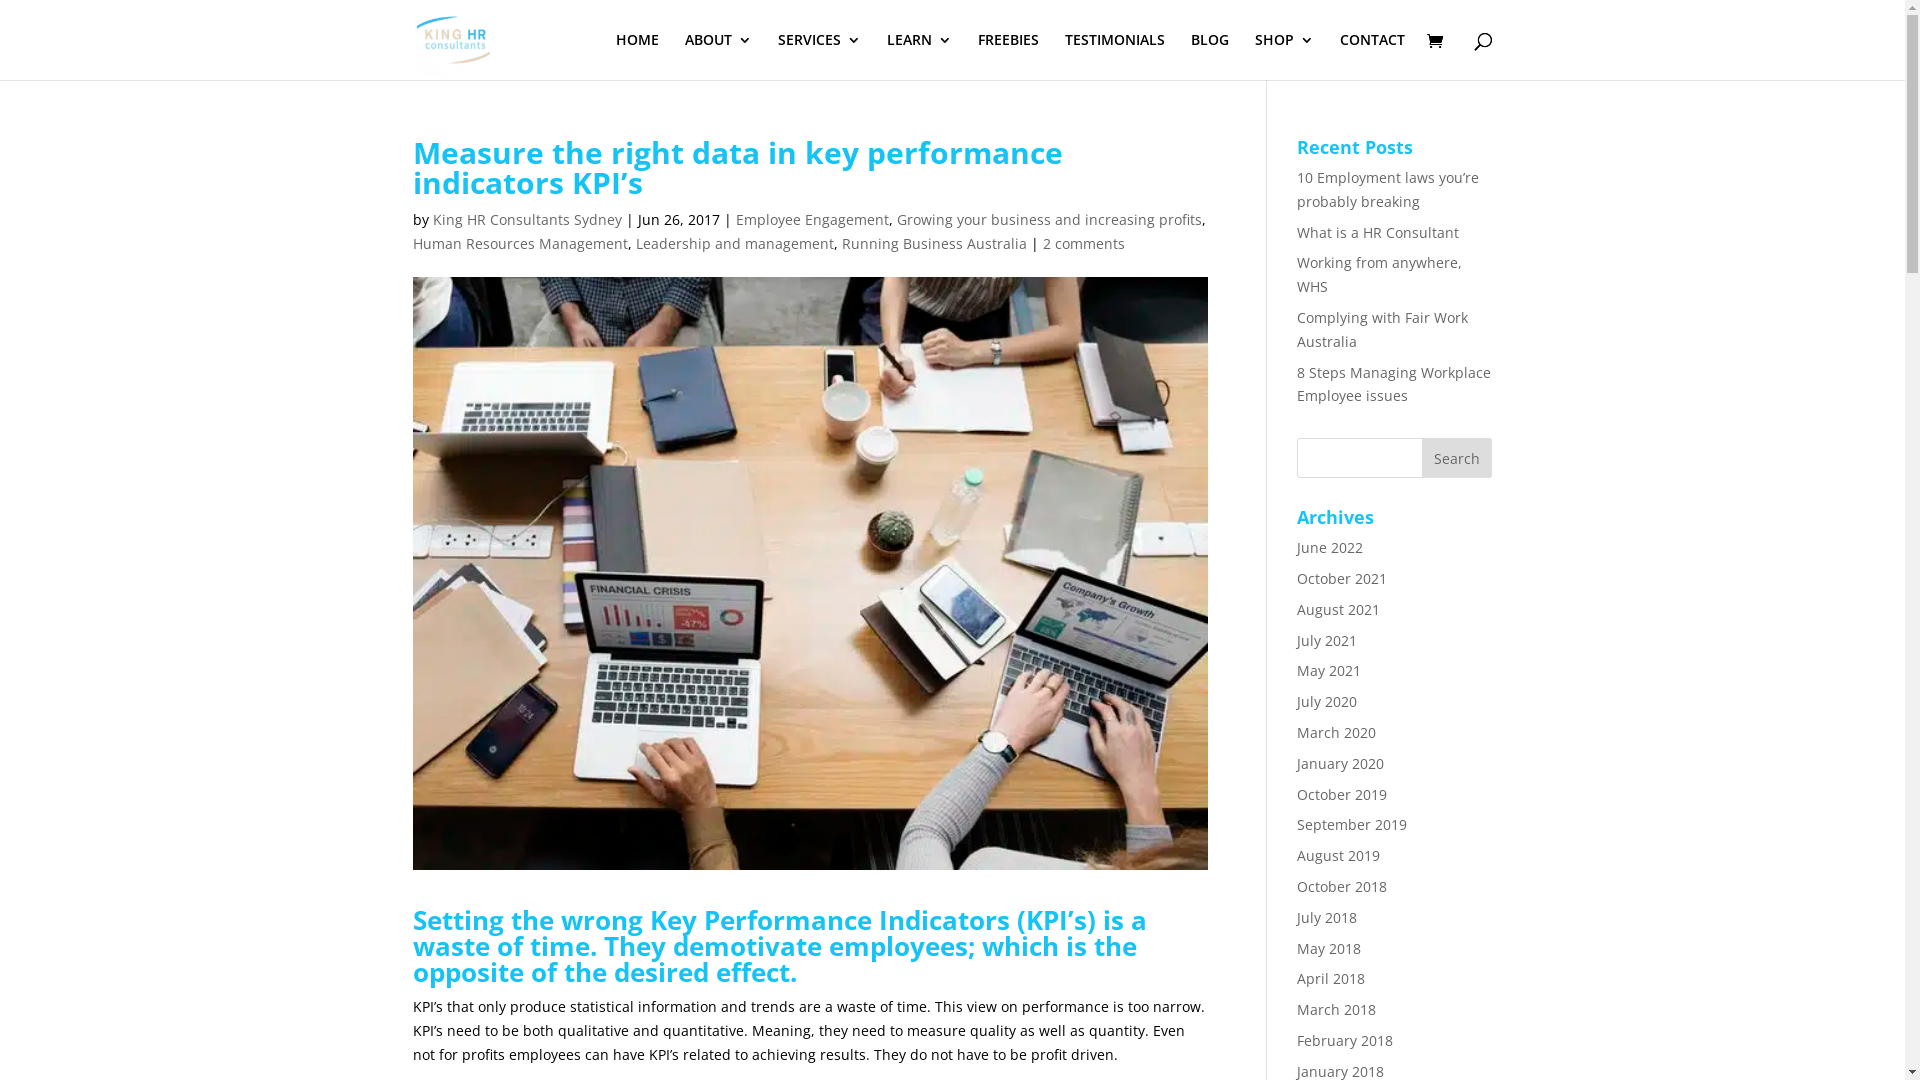 The image size is (1920, 1080). What do you see at coordinates (526, 219) in the screenshot?
I see `'King HR Consultants Sydney'` at bounding box center [526, 219].